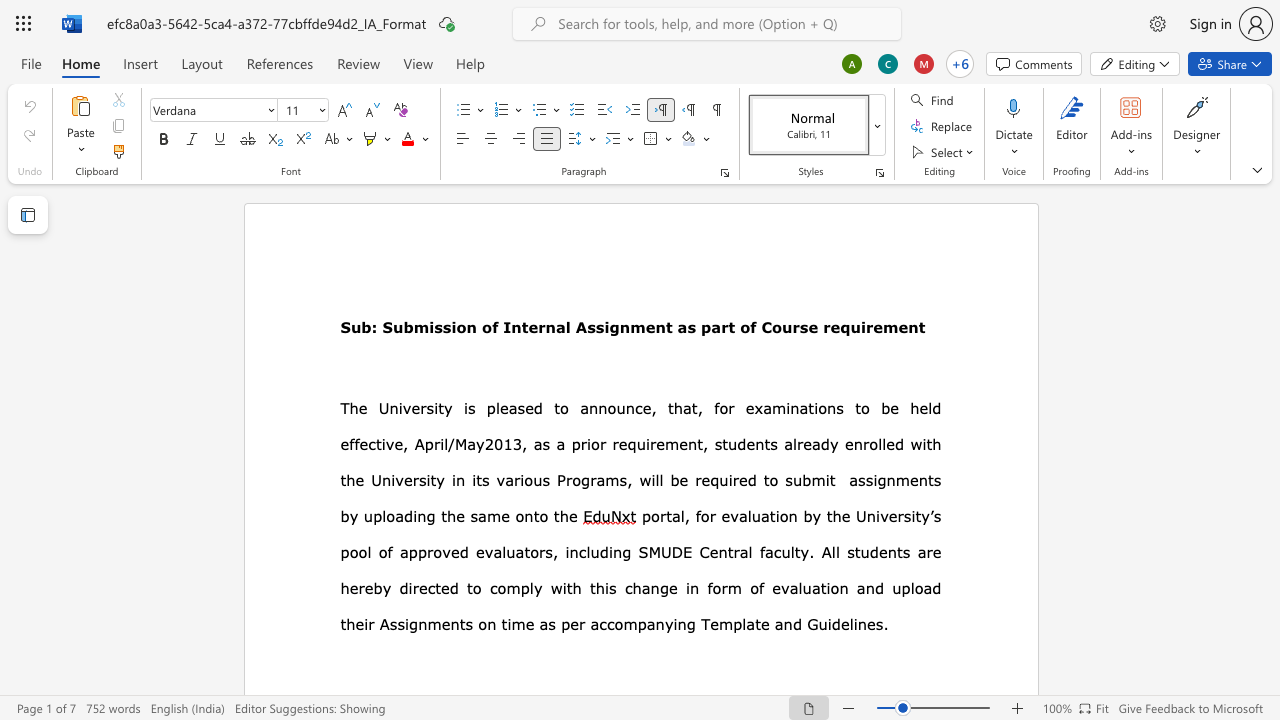  What do you see at coordinates (853, 443) in the screenshot?
I see `the space between the continuous character "e" and "n" in the text` at bounding box center [853, 443].